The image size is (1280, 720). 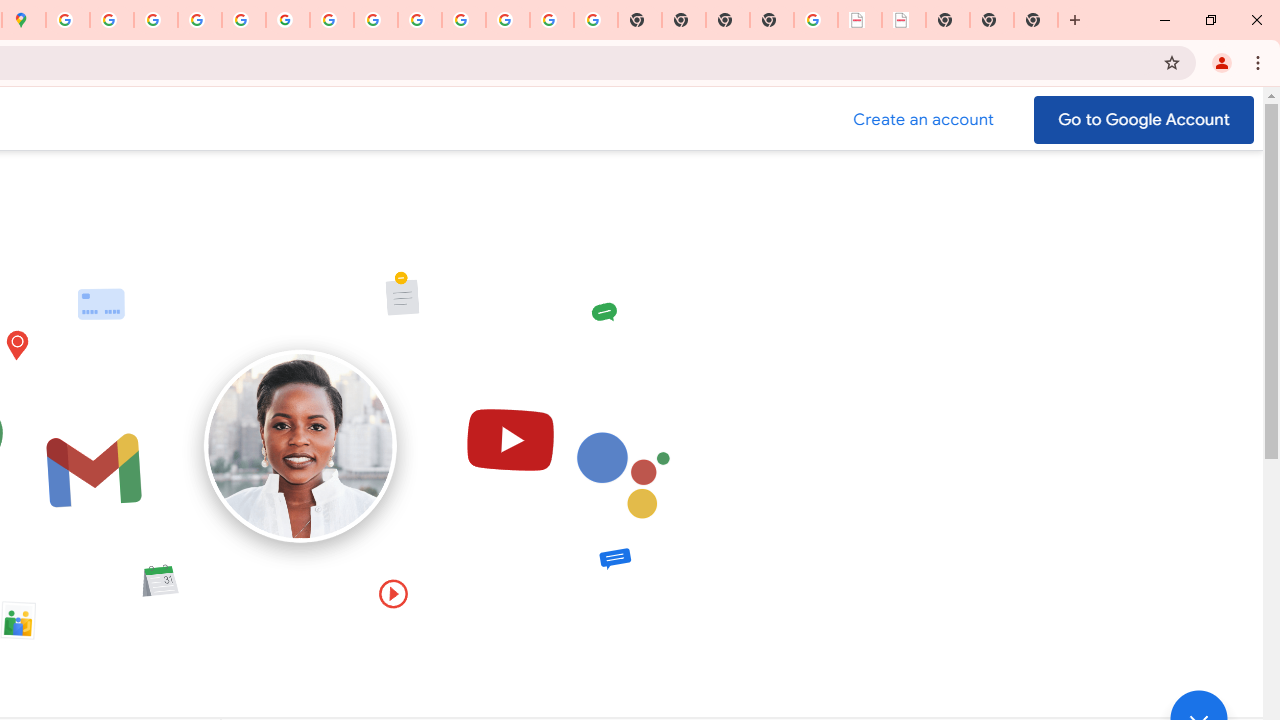 I want to click on 'Create a Google Account', so click(x=923, y=119).